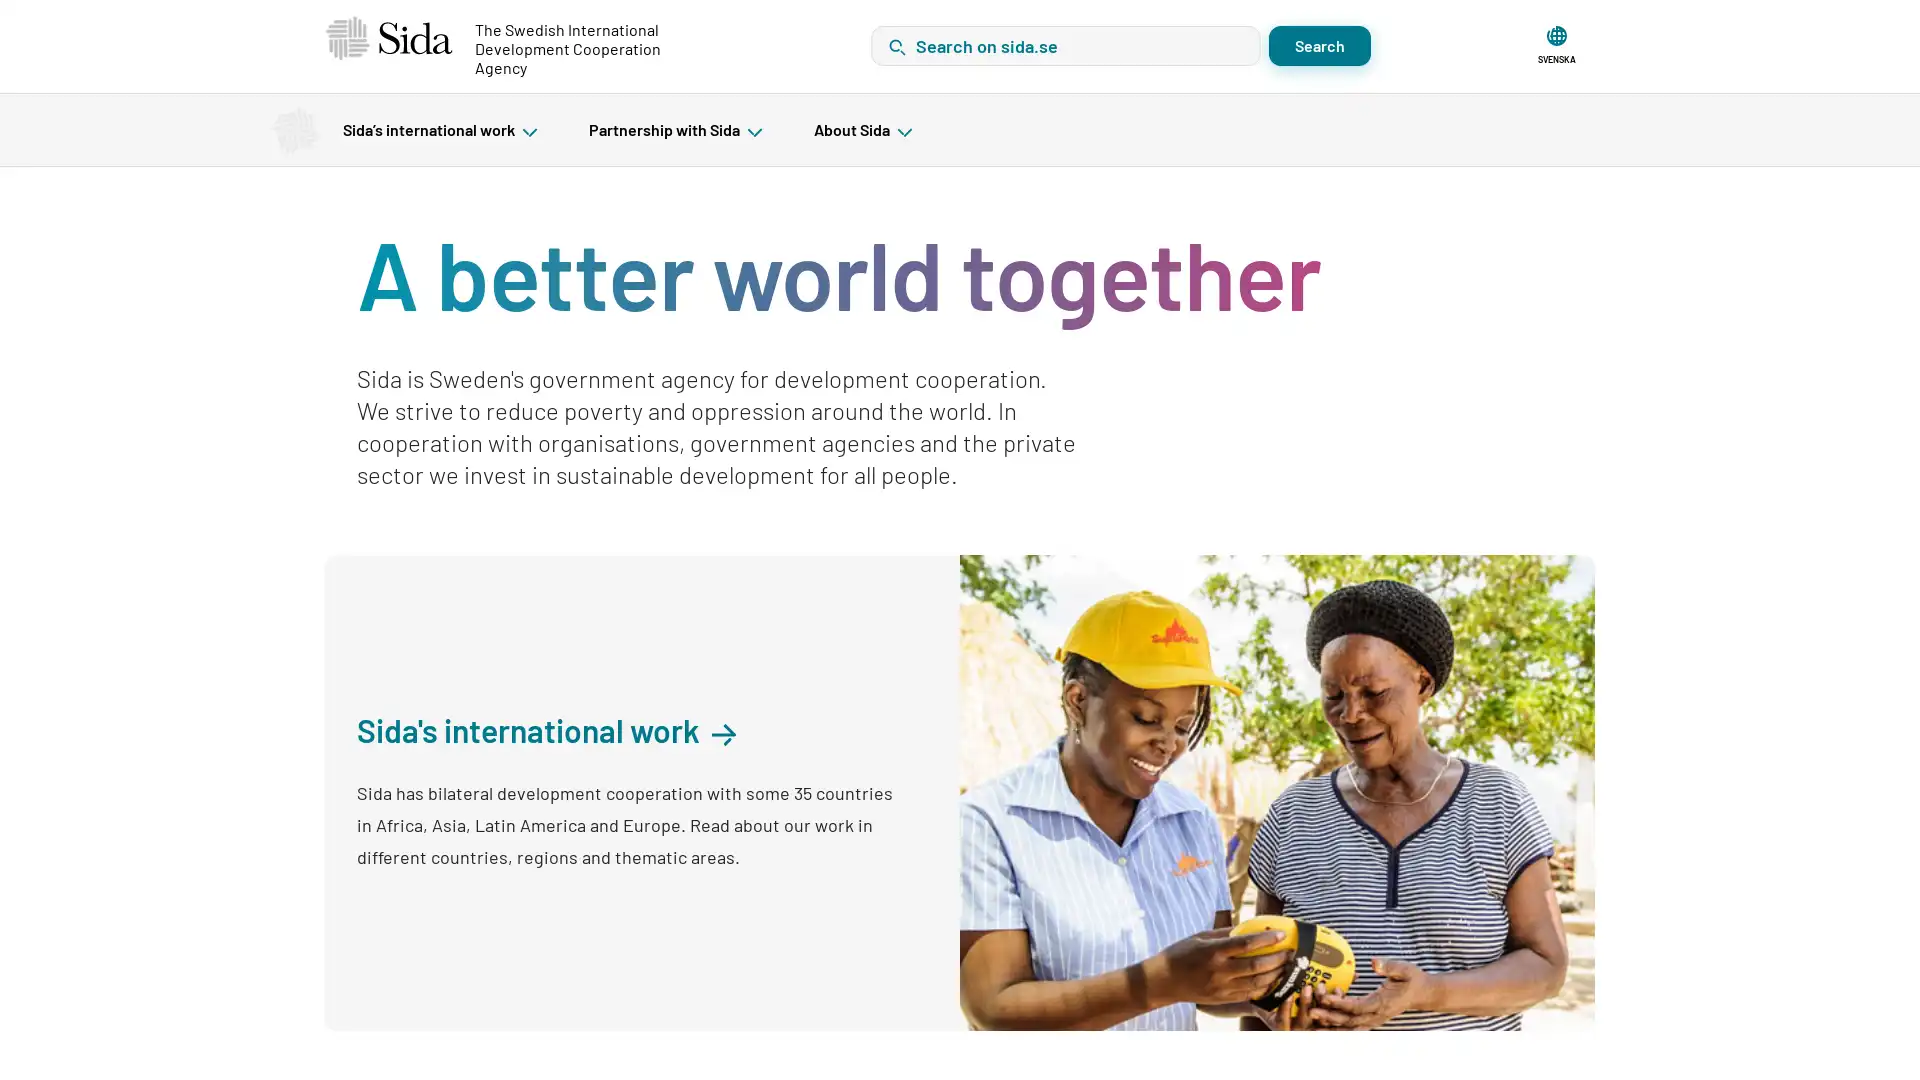  I want to click on SVENSKA, so click(1555, 45).